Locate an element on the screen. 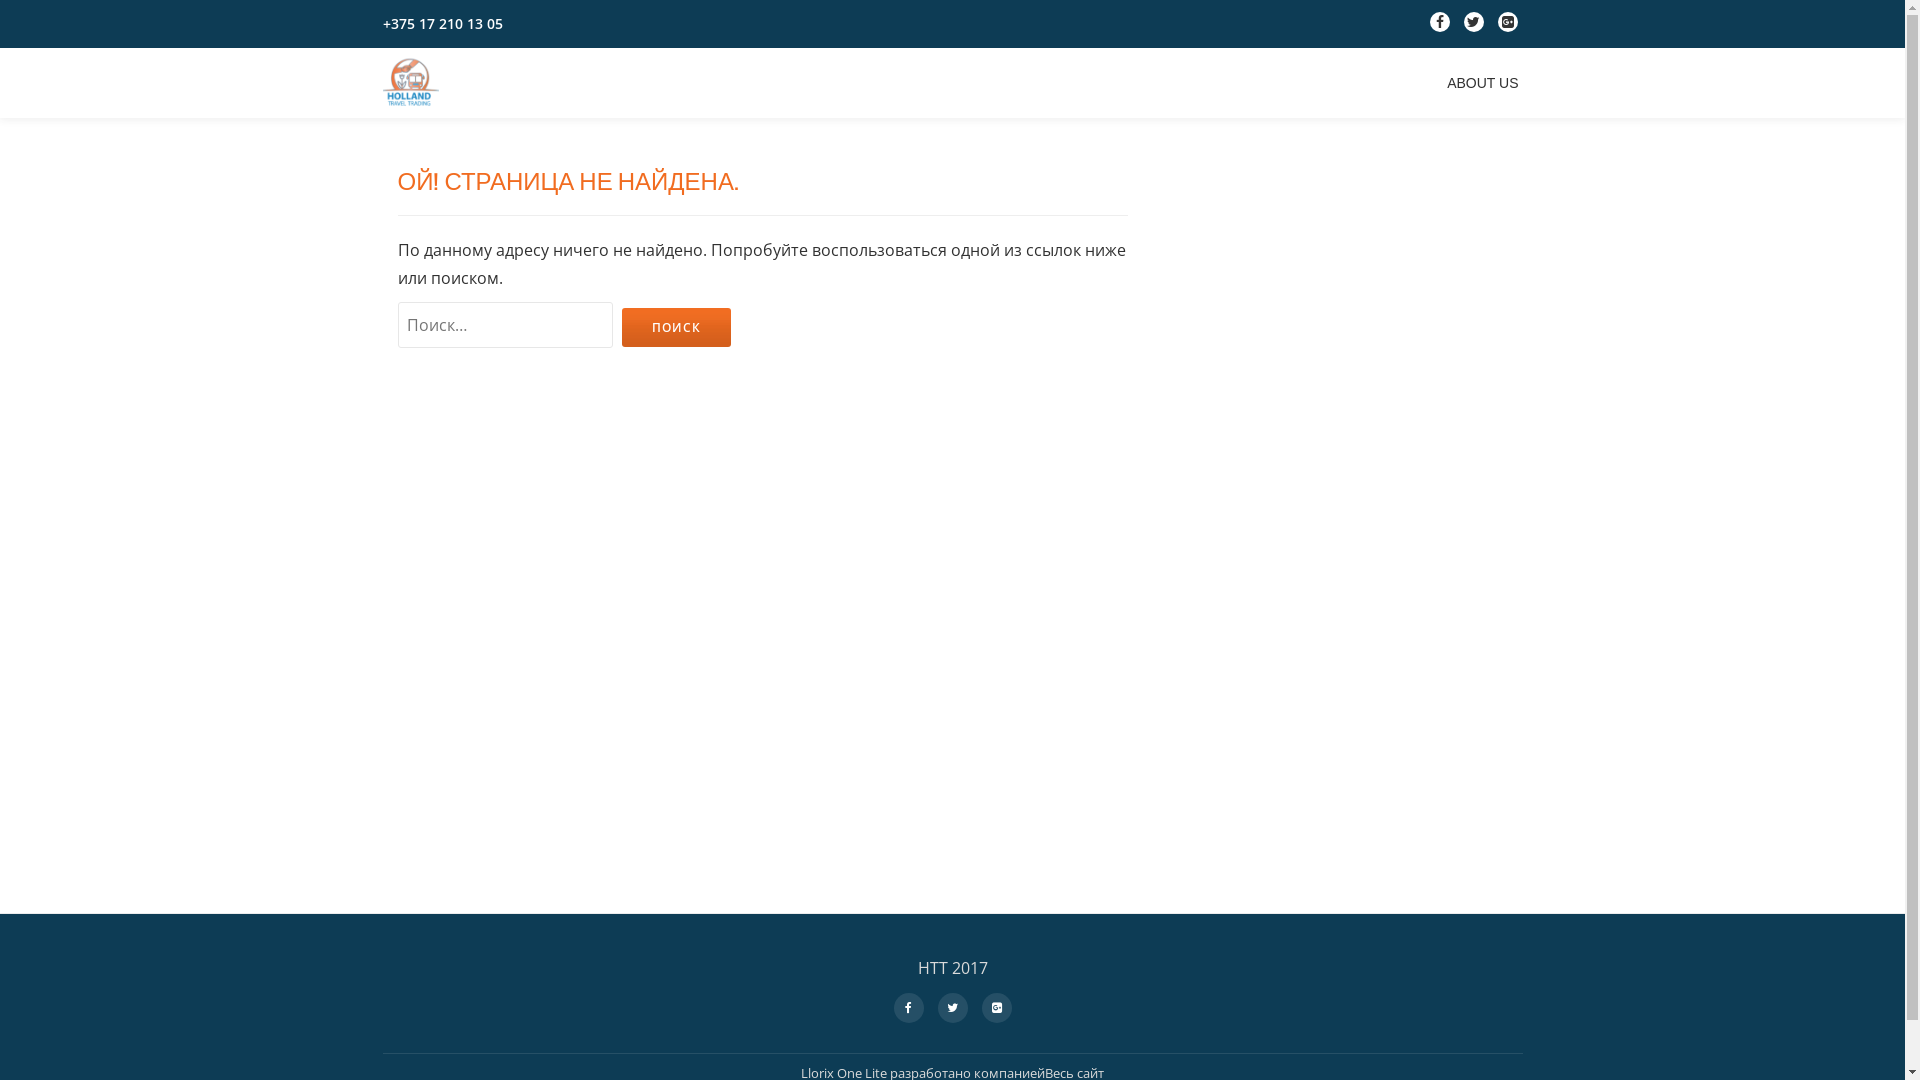 The image size is (1920, 1080). 'ABOUT US' is located at coordinates (1482, 82).